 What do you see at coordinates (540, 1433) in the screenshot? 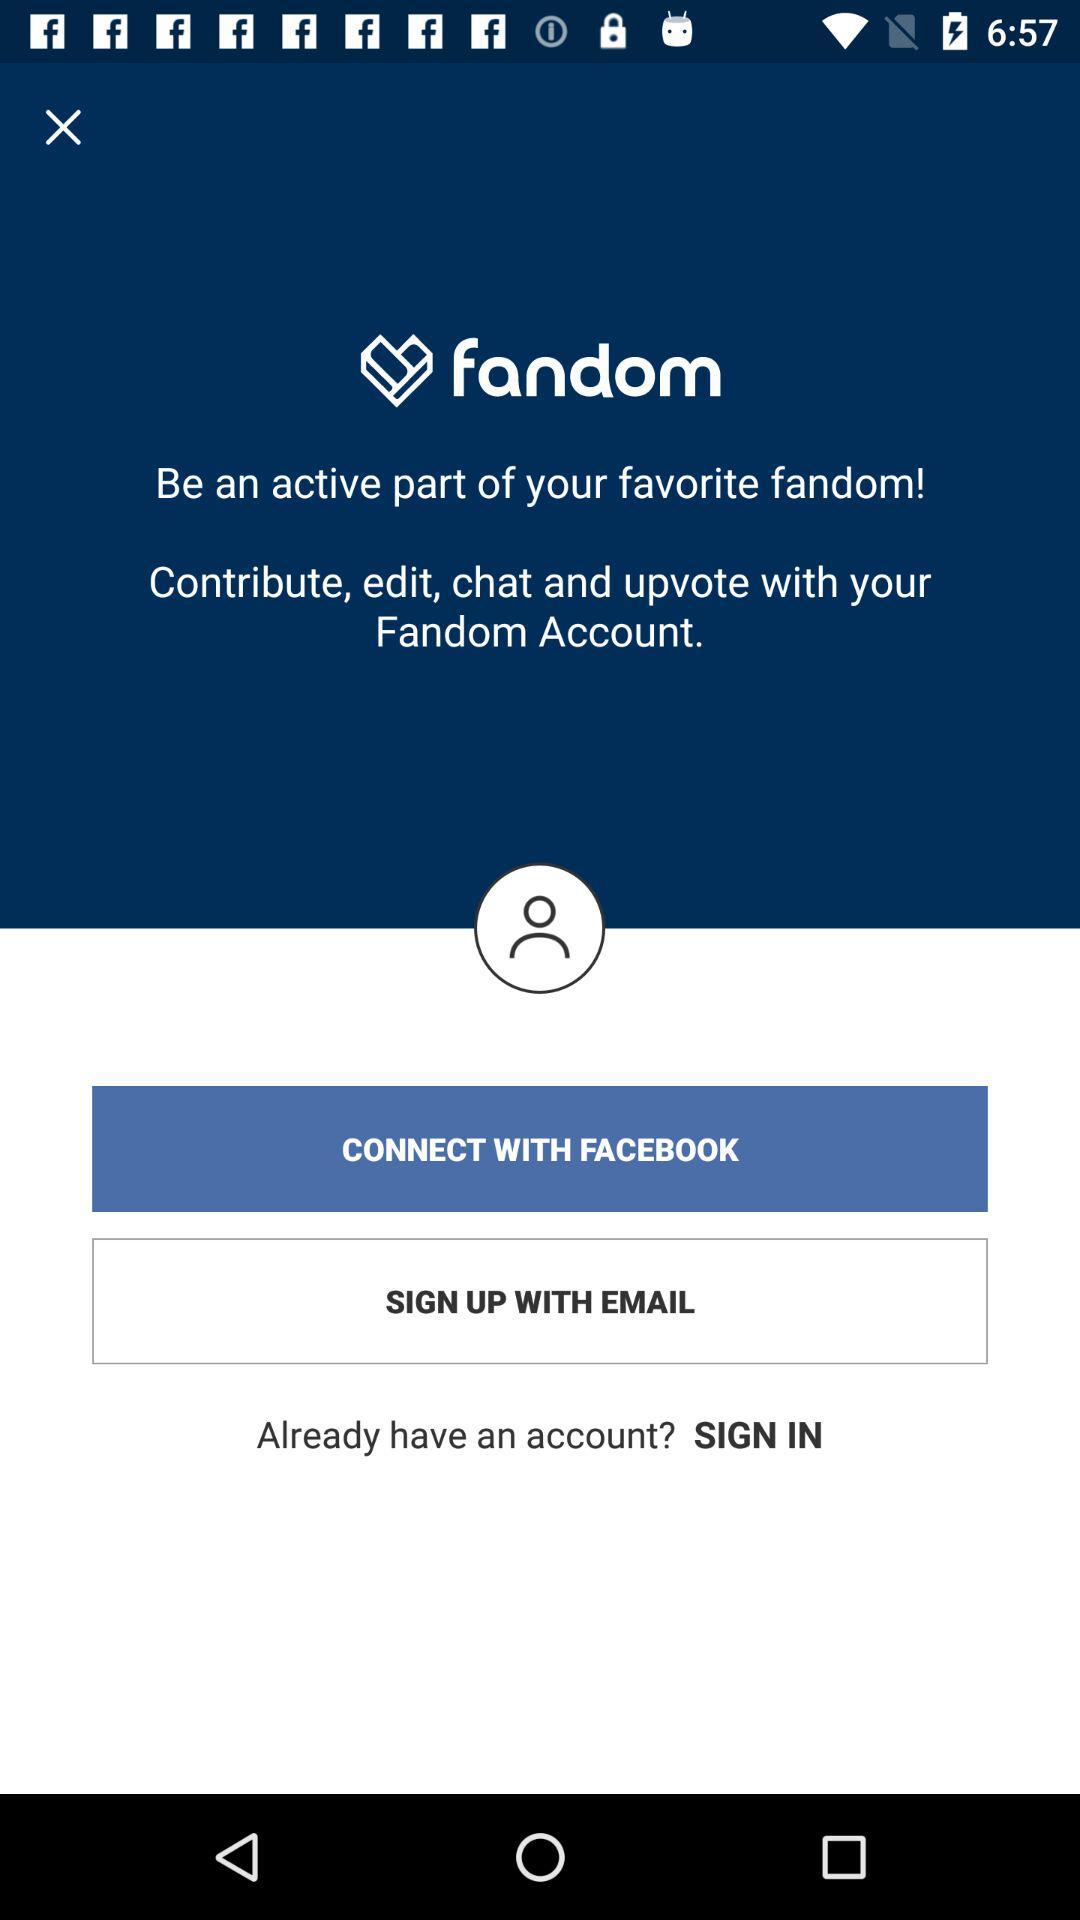
I see `the already have an icon` at bounding box center [540, 1433].